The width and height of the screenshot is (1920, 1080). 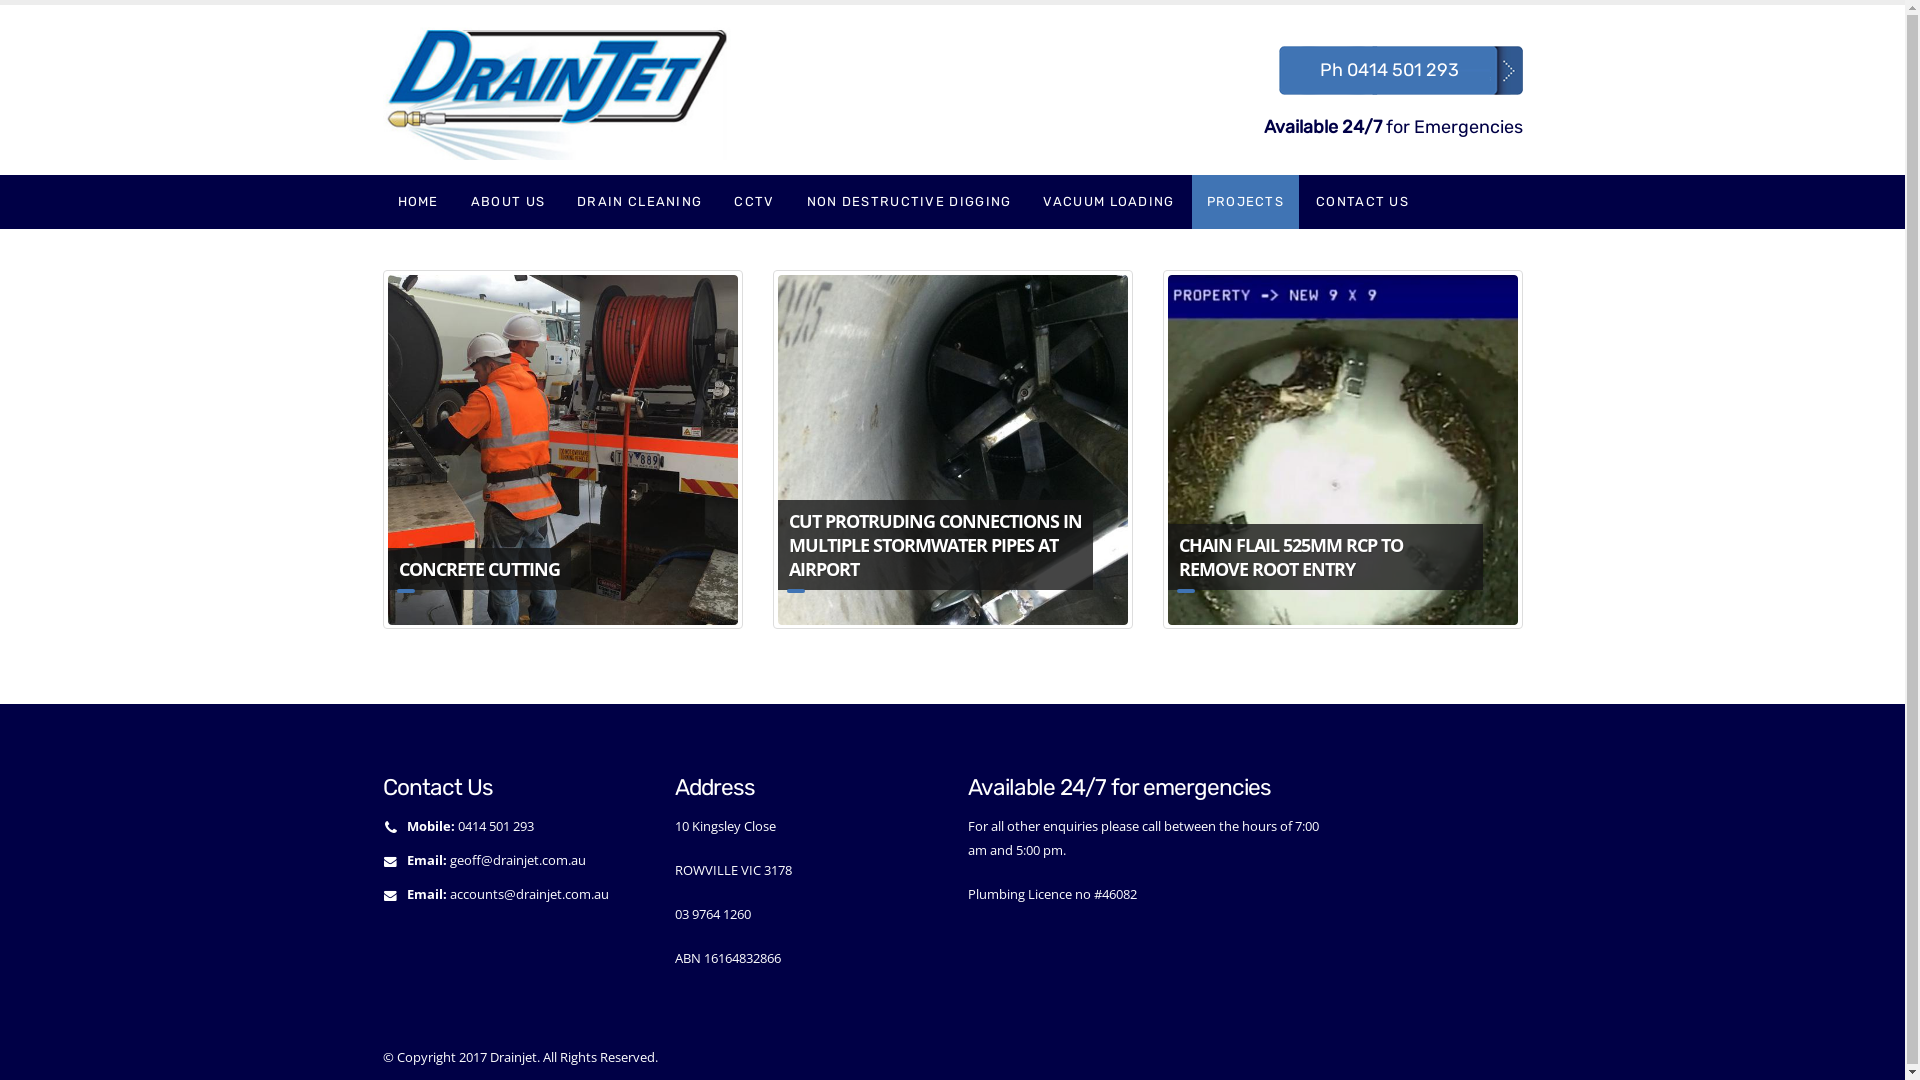 What do you see at coordinates (416, 201) in the screenshot?
I see `'HOME'` at bounding box center [416, 201].